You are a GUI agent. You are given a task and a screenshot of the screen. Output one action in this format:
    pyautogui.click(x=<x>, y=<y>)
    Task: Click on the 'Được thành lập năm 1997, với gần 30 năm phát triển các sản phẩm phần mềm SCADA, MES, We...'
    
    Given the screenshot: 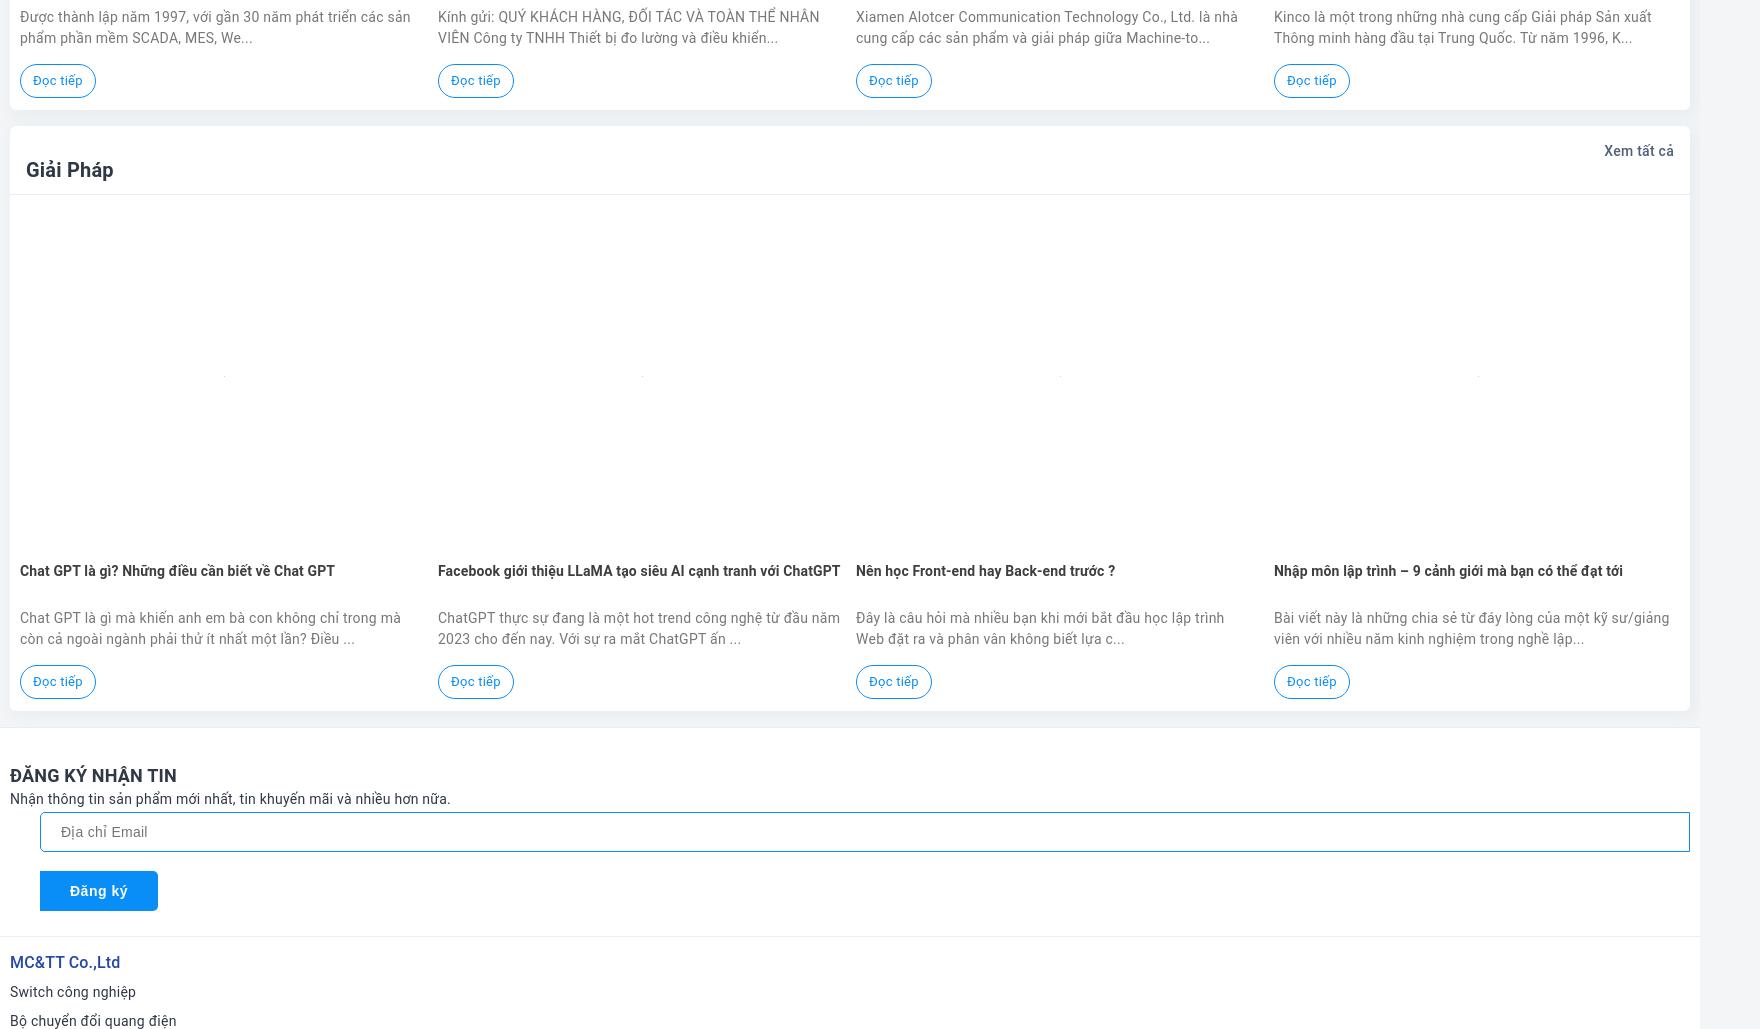 What is the action you would take?
    pyautogui.click(x=20, y=27)
    